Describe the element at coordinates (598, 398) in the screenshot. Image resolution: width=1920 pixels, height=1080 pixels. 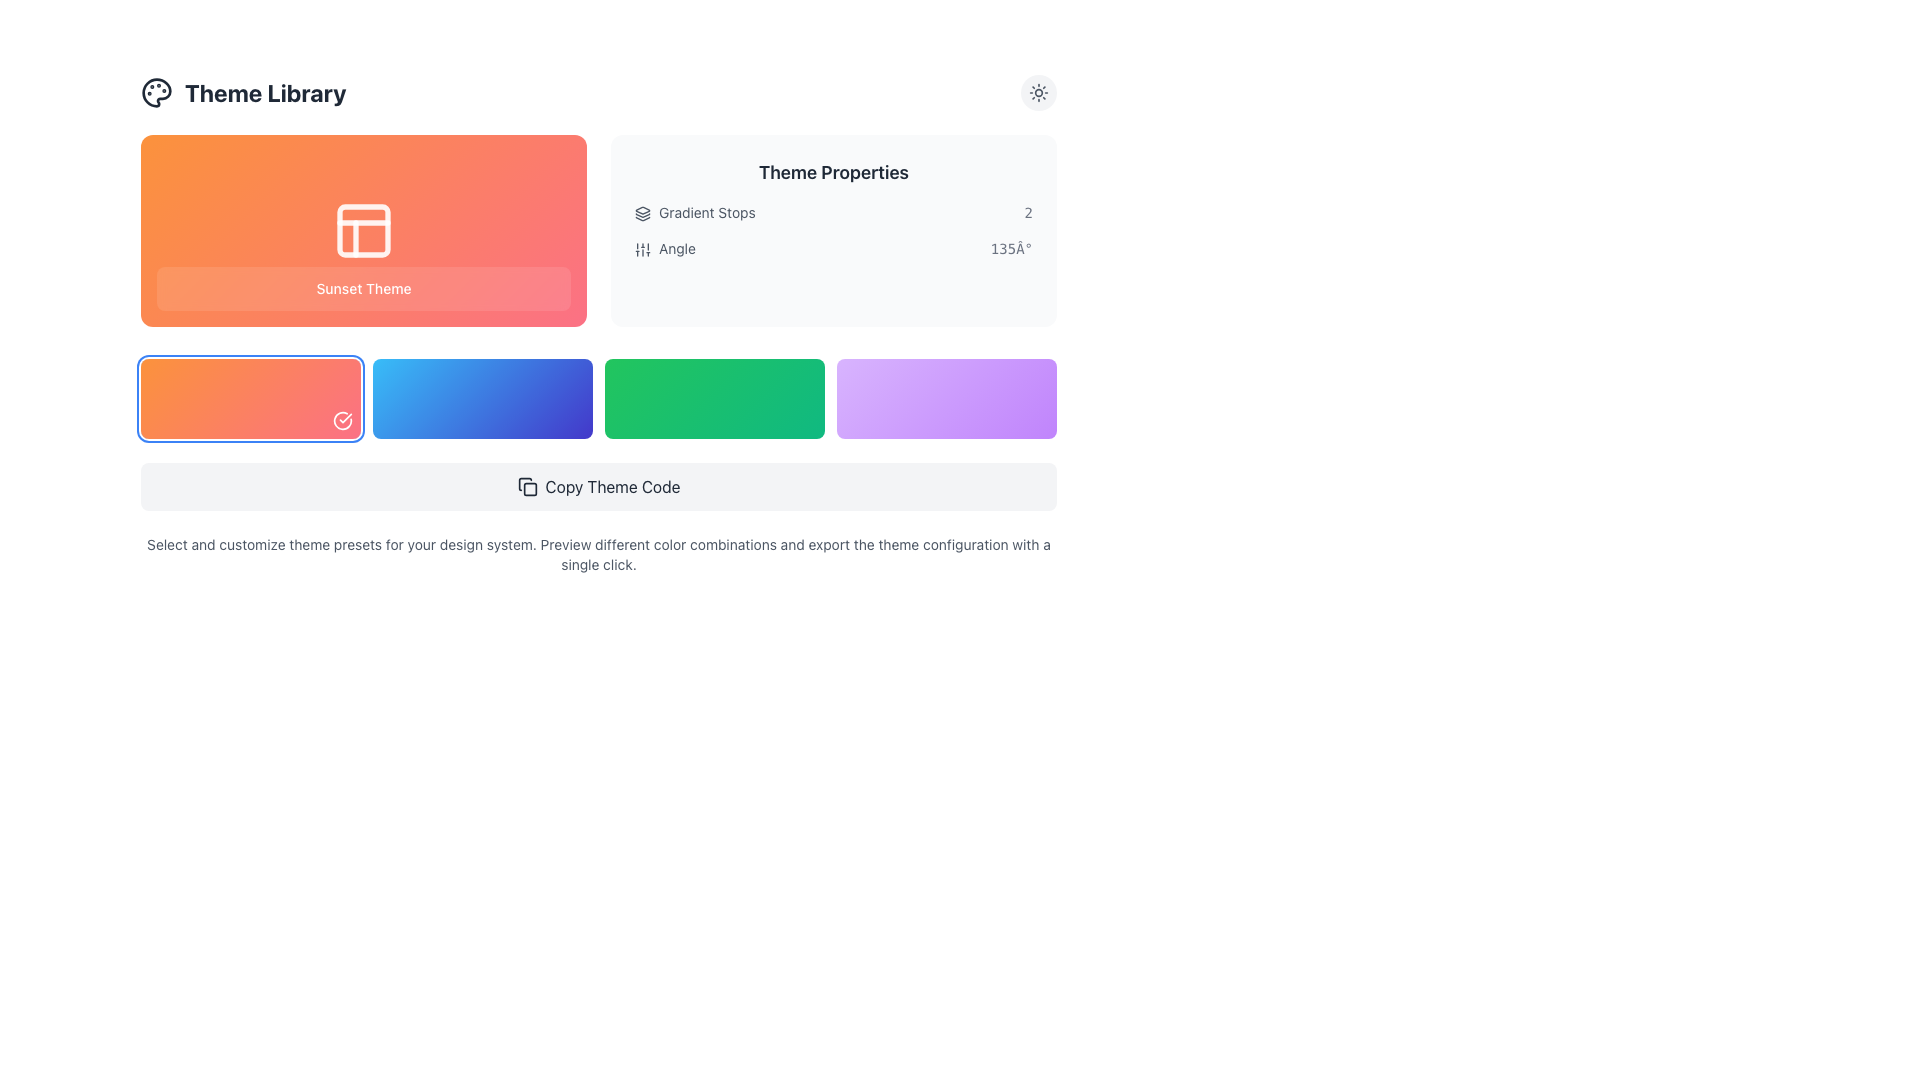
I see `the button representing a selectable item within the theme library, located in the third position among four elements` at that location.